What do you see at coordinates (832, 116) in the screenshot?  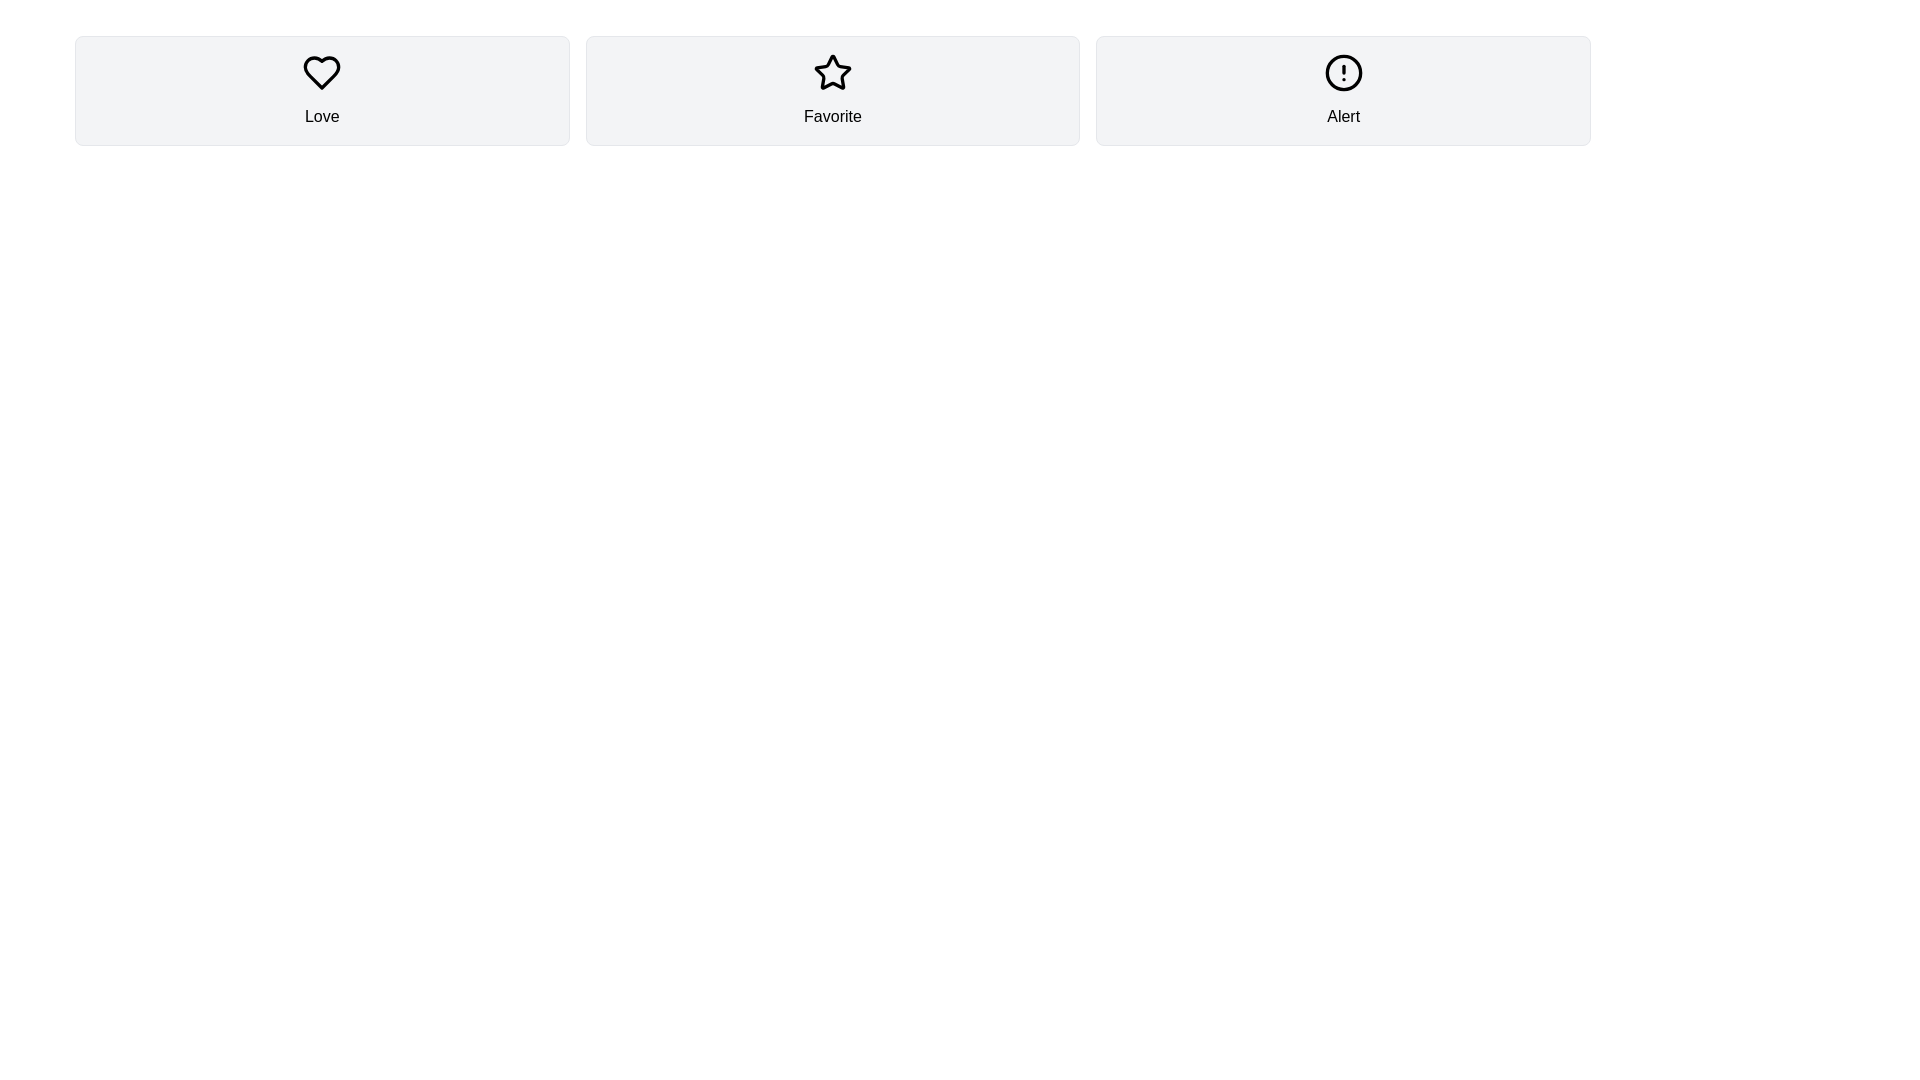 I see `the 'Favorite' text label, which is displayed in black font on a white background and is positioned below a star icon` at bounding box center [832, 116].